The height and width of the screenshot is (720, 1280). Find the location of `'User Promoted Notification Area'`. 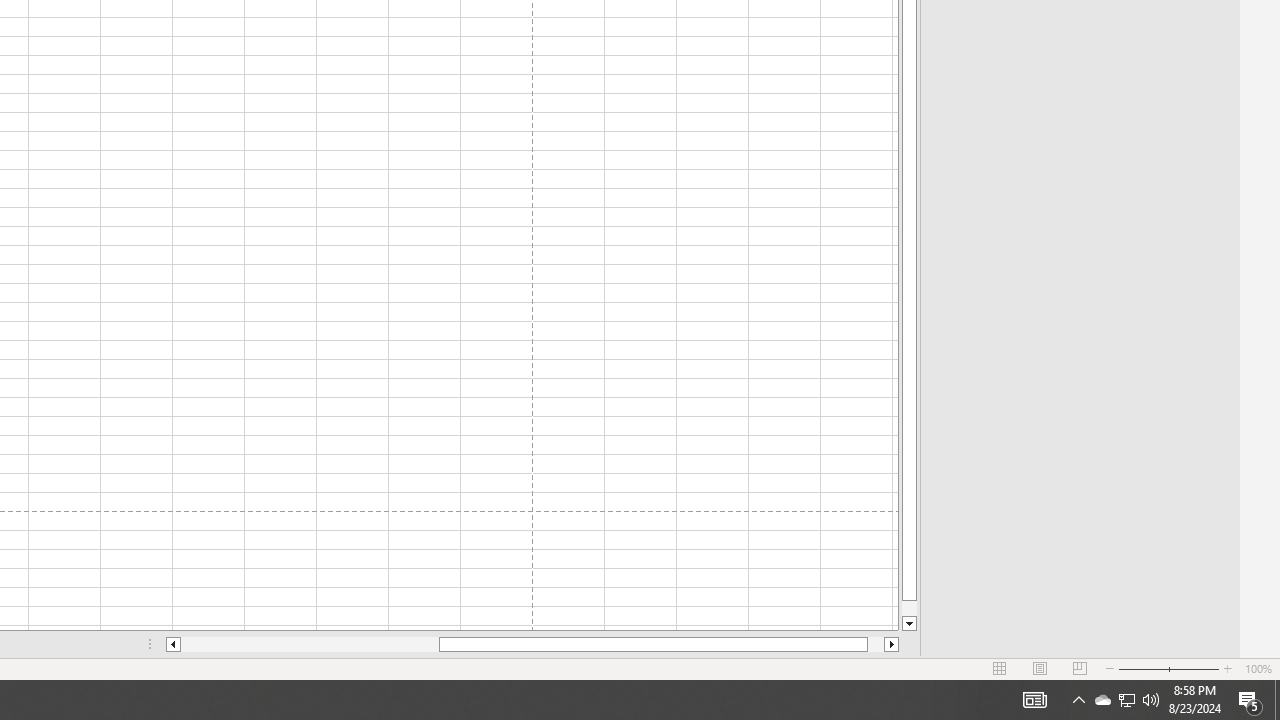

'User Promoted Notification Area' is located at coordinates (1127, 698).